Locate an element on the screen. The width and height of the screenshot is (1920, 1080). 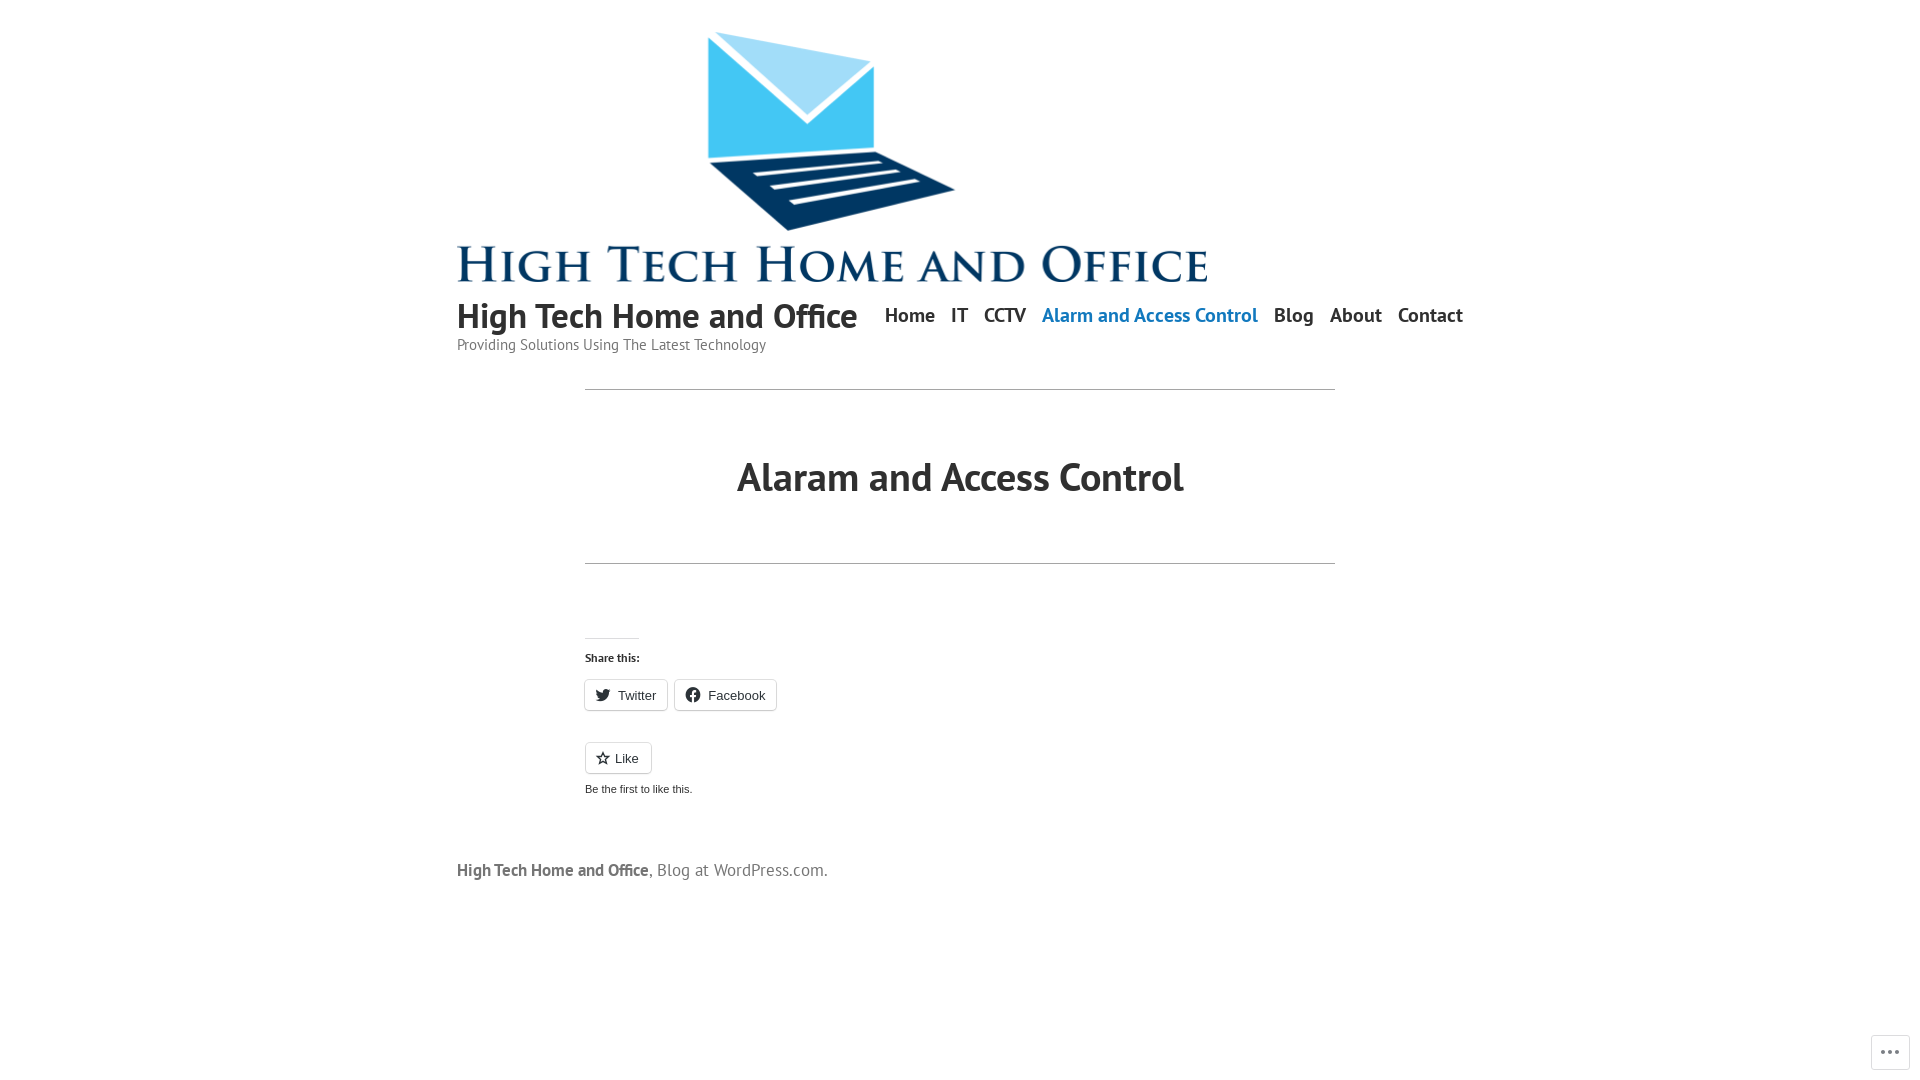
'High Tech Home and Office' is located at coordinates (657, 315).